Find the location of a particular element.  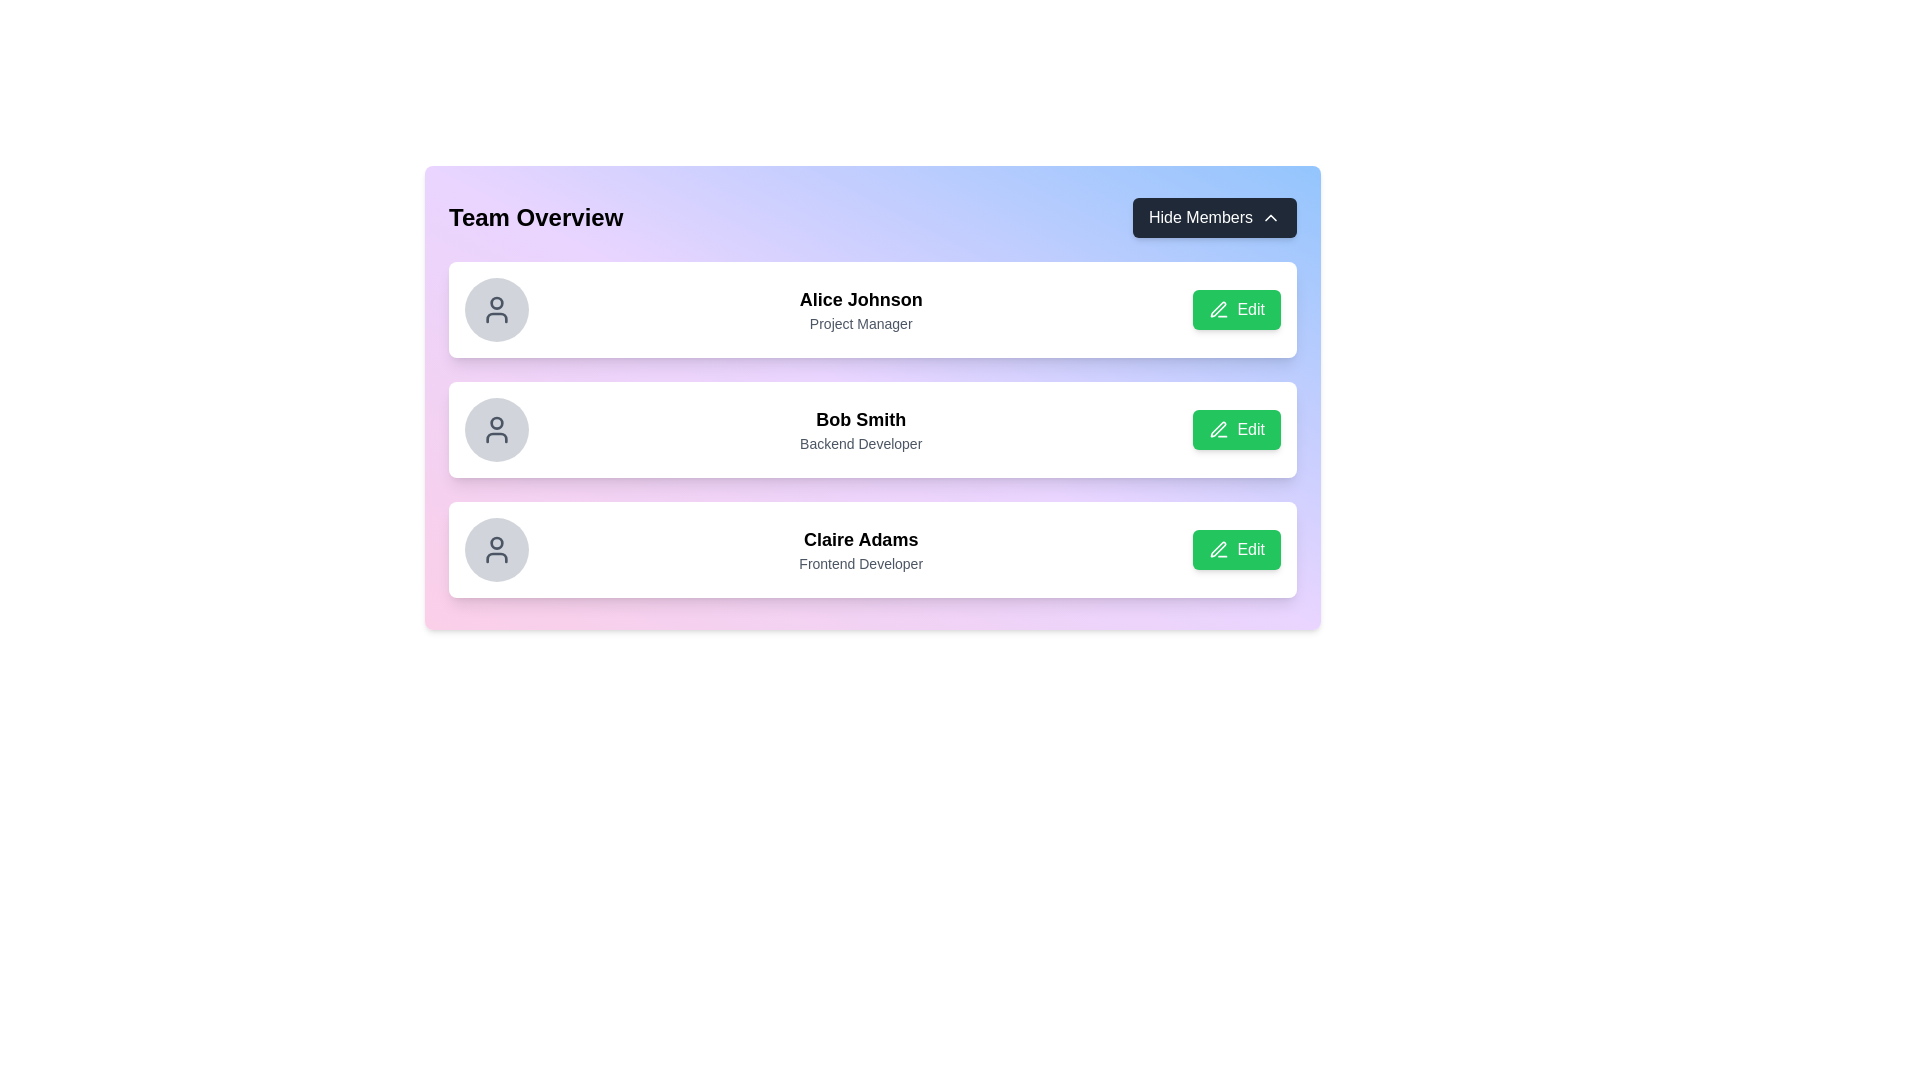

the static text element displaying 'Bob Smith' and 'Backend Developer' located in the second slot of the list within the card component is located at coordinates (861, 428).